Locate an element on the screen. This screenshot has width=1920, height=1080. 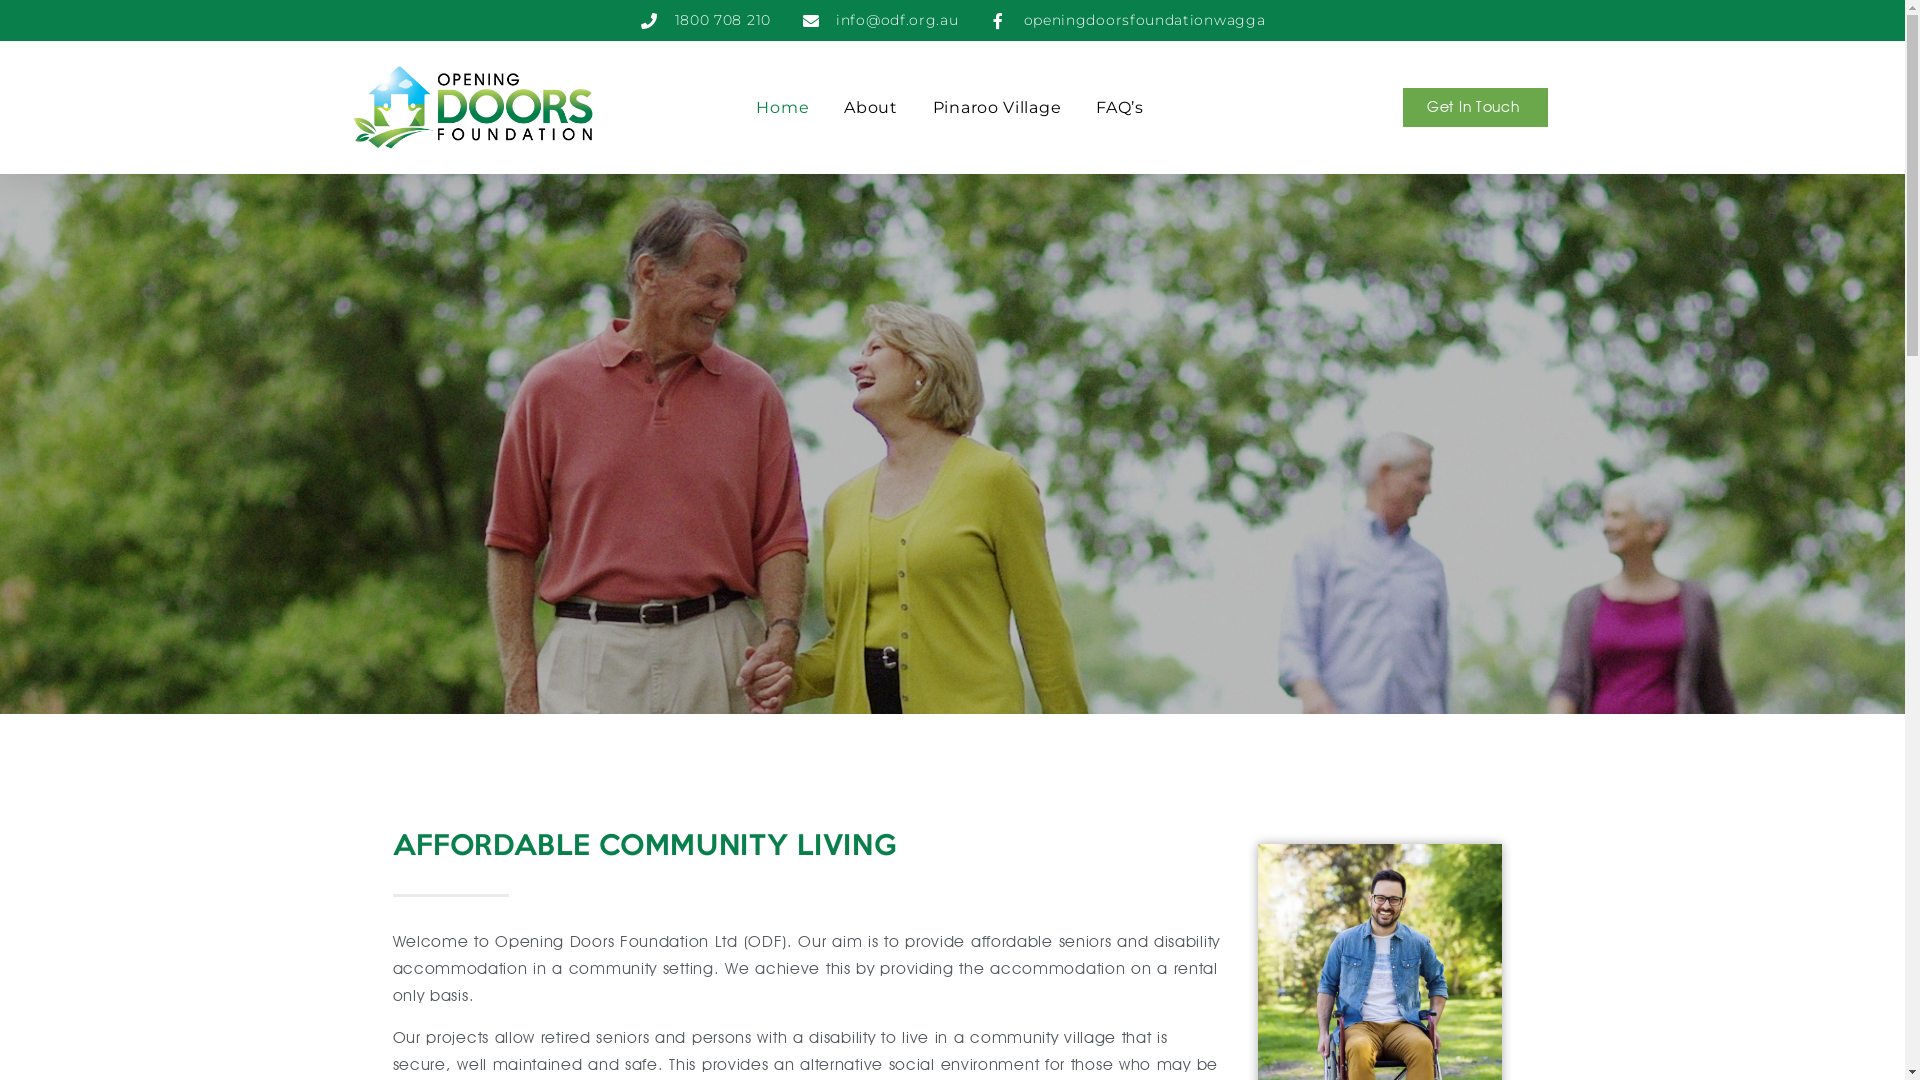
'Get In Touch' is located at coordinates (1401, 107).